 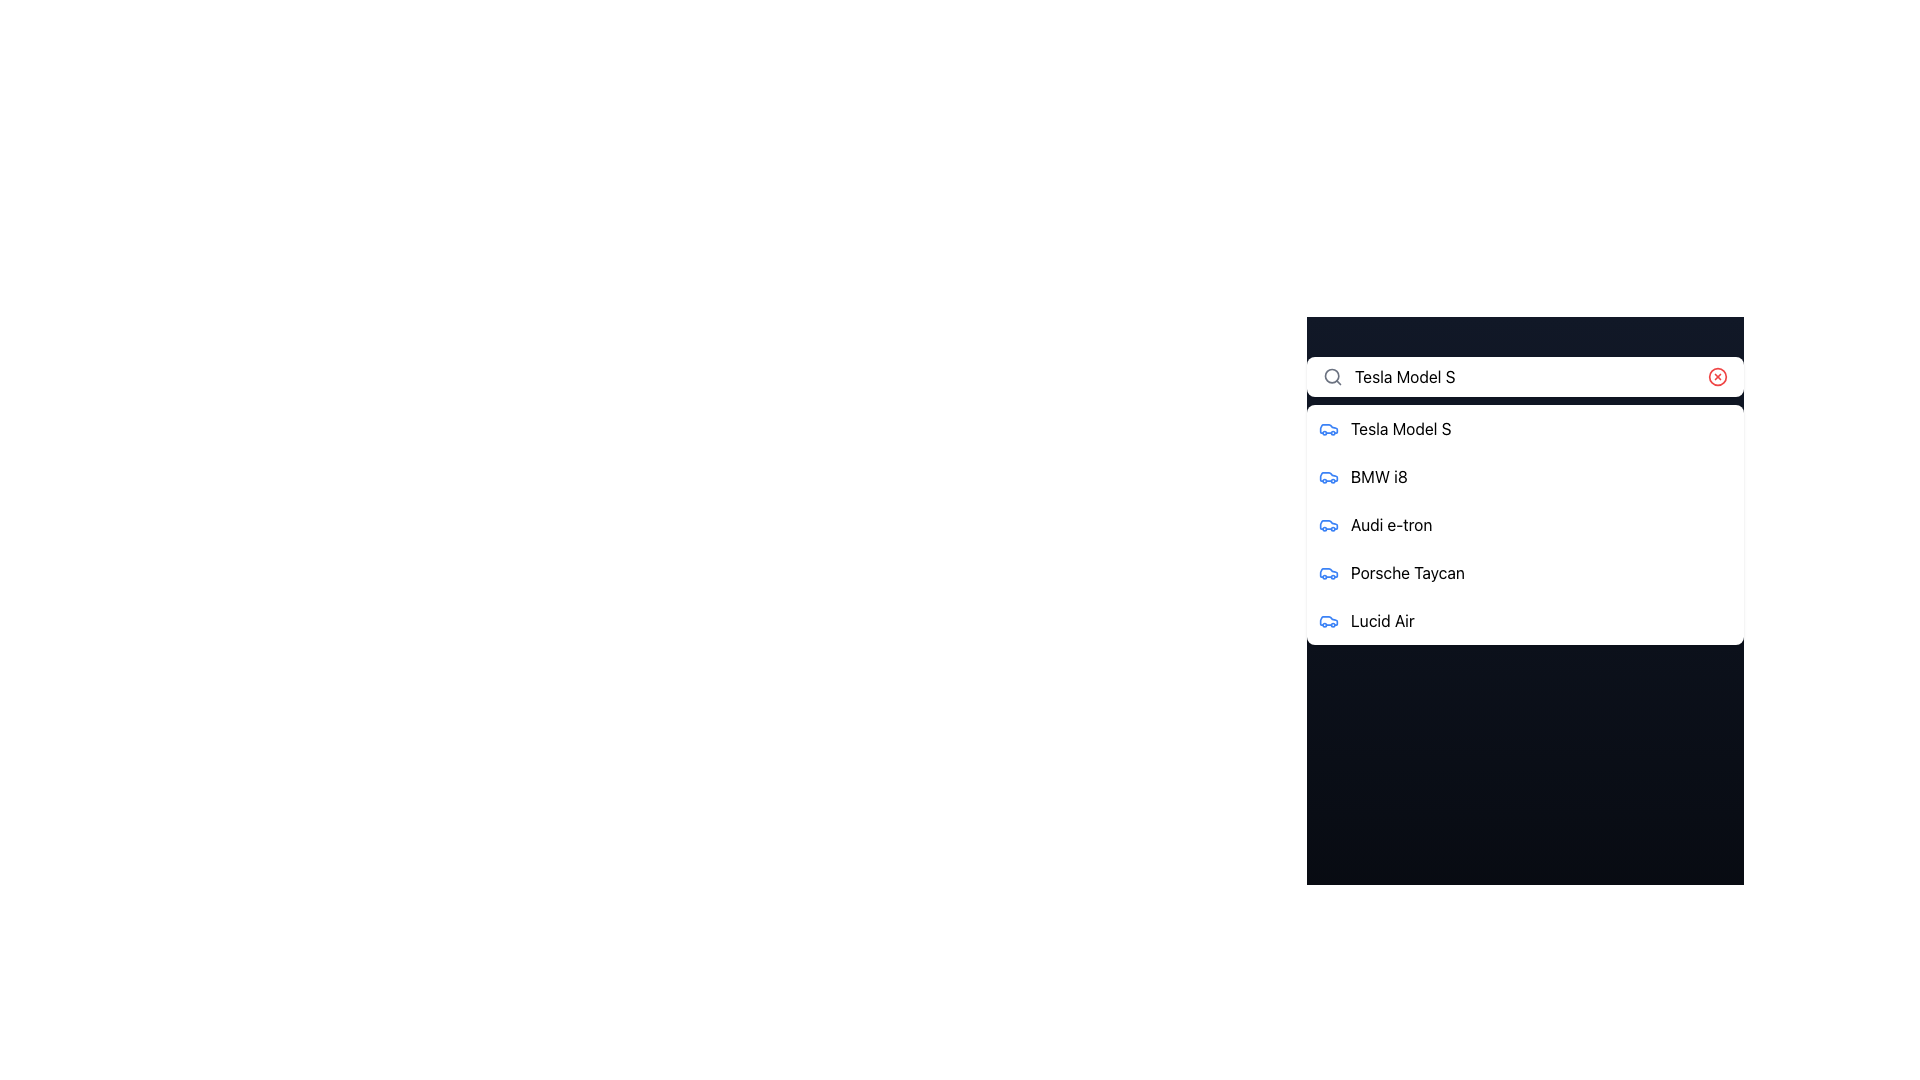 What do you see at coordinates (1717, 377) in the screenshot?
I see `the clear button, which is an SVG-based circular icon located in the top right corner of the input field` at bounding box center [1717, 377].